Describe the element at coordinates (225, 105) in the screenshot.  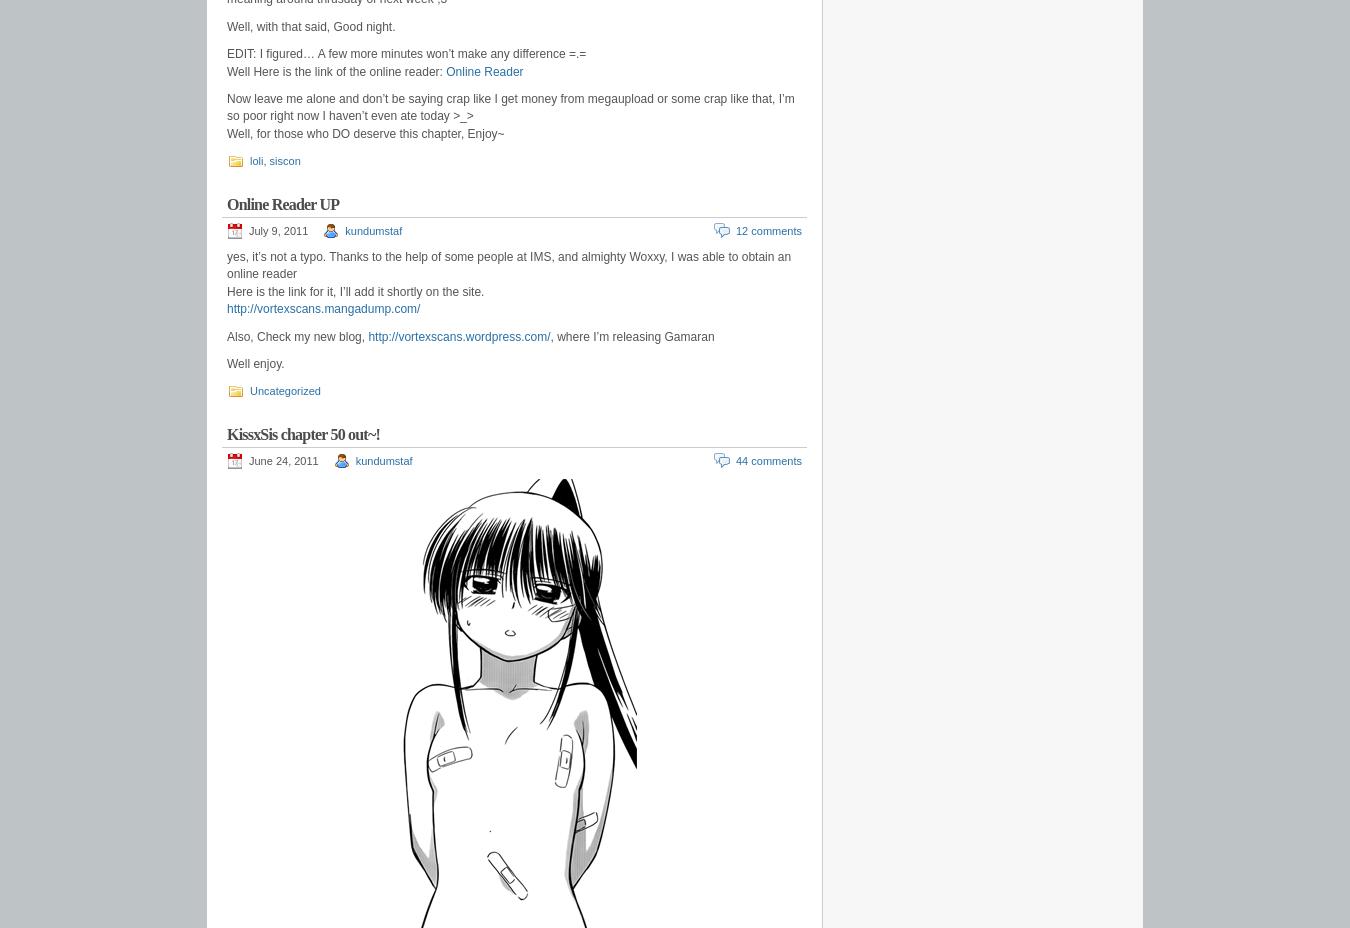
I see `'Now leave me alone and don’t be saying crap like I get money from megaupload or some crap like that, I’m so poor right now I haven’t even ate today >_>'` at that location.